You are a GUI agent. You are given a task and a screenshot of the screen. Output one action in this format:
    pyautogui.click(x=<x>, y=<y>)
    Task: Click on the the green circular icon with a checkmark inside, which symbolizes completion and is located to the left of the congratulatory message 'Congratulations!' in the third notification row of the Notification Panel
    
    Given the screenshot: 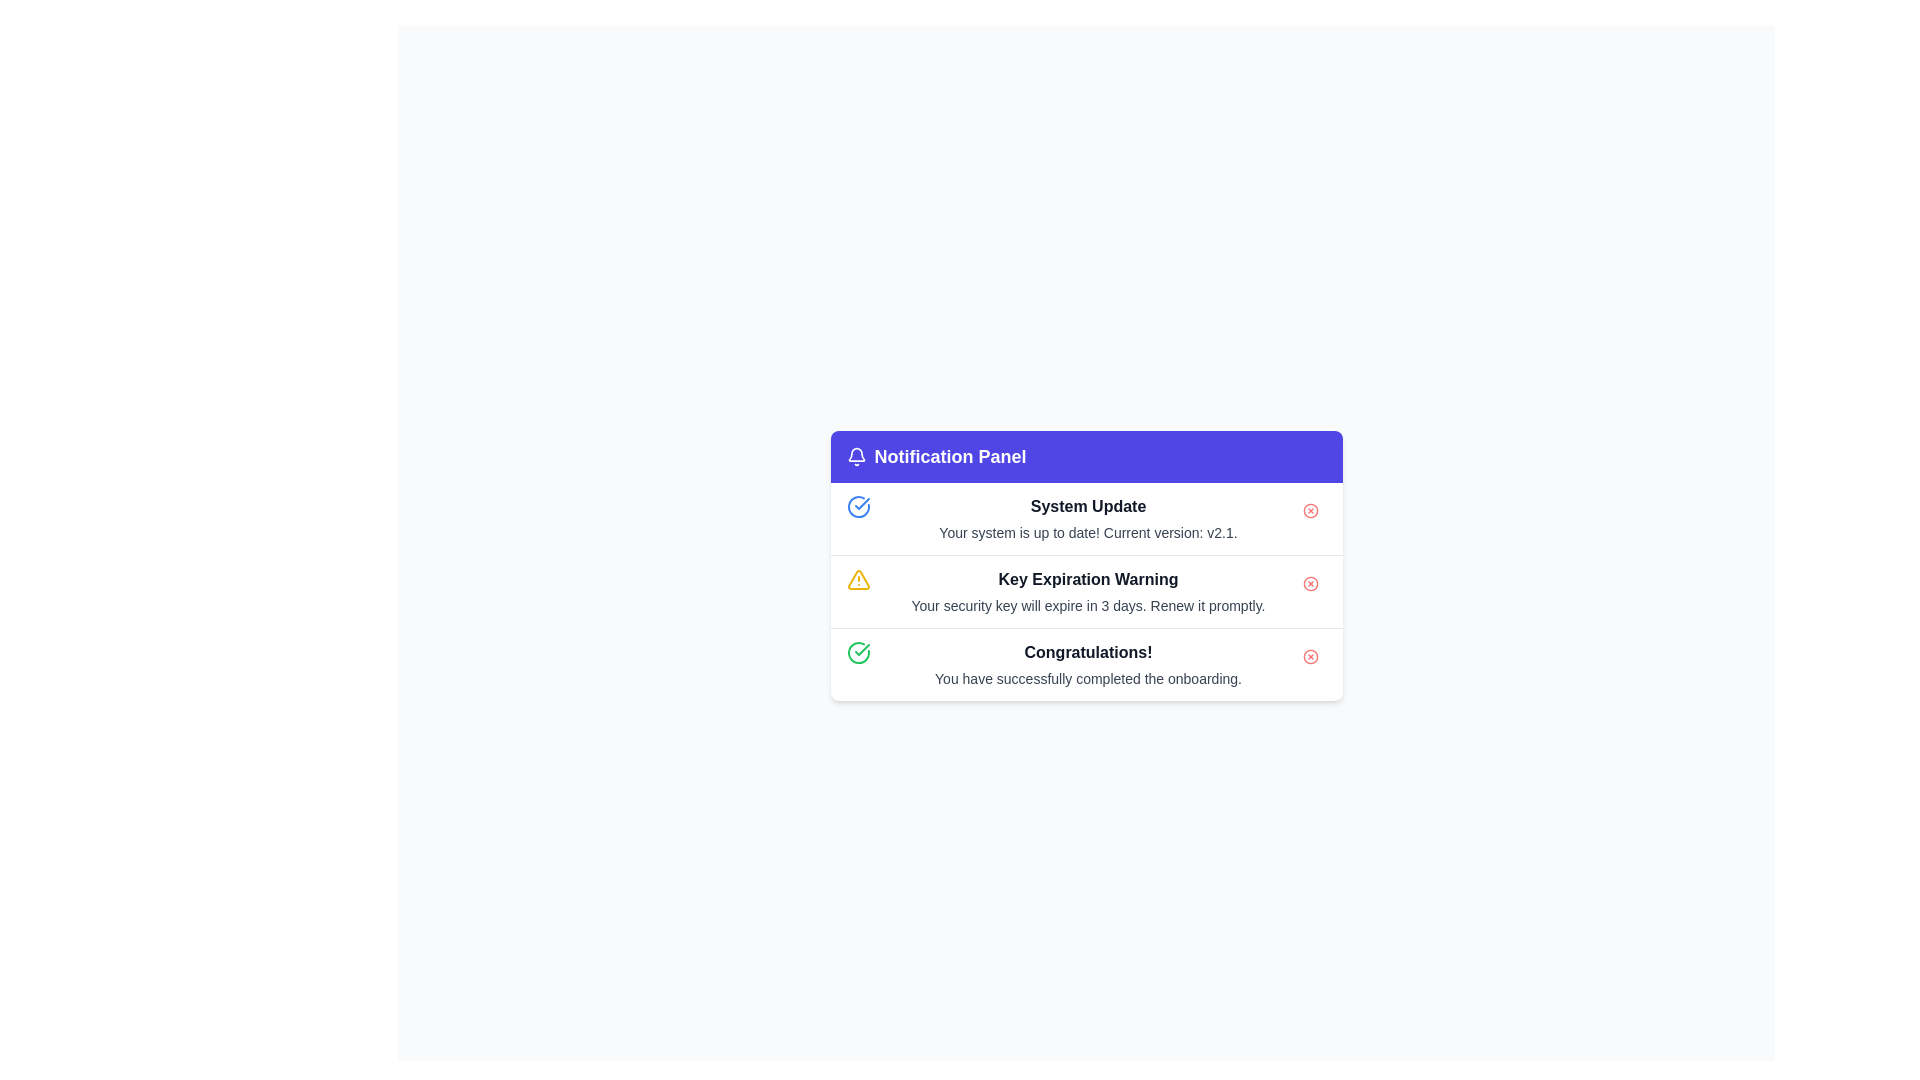 What is the action you would take?
    pyautogui.click(x=858, y=652)
    